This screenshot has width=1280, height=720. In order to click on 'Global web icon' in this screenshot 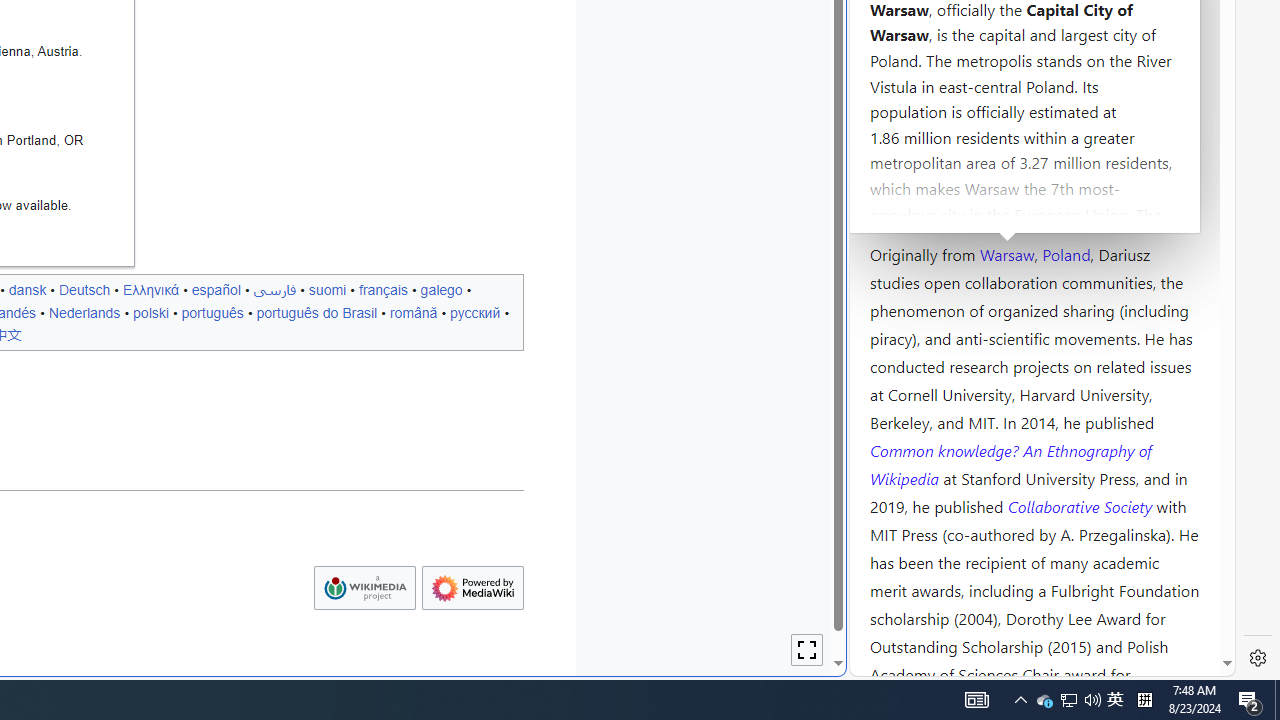, I will do `click(887, 663)`.